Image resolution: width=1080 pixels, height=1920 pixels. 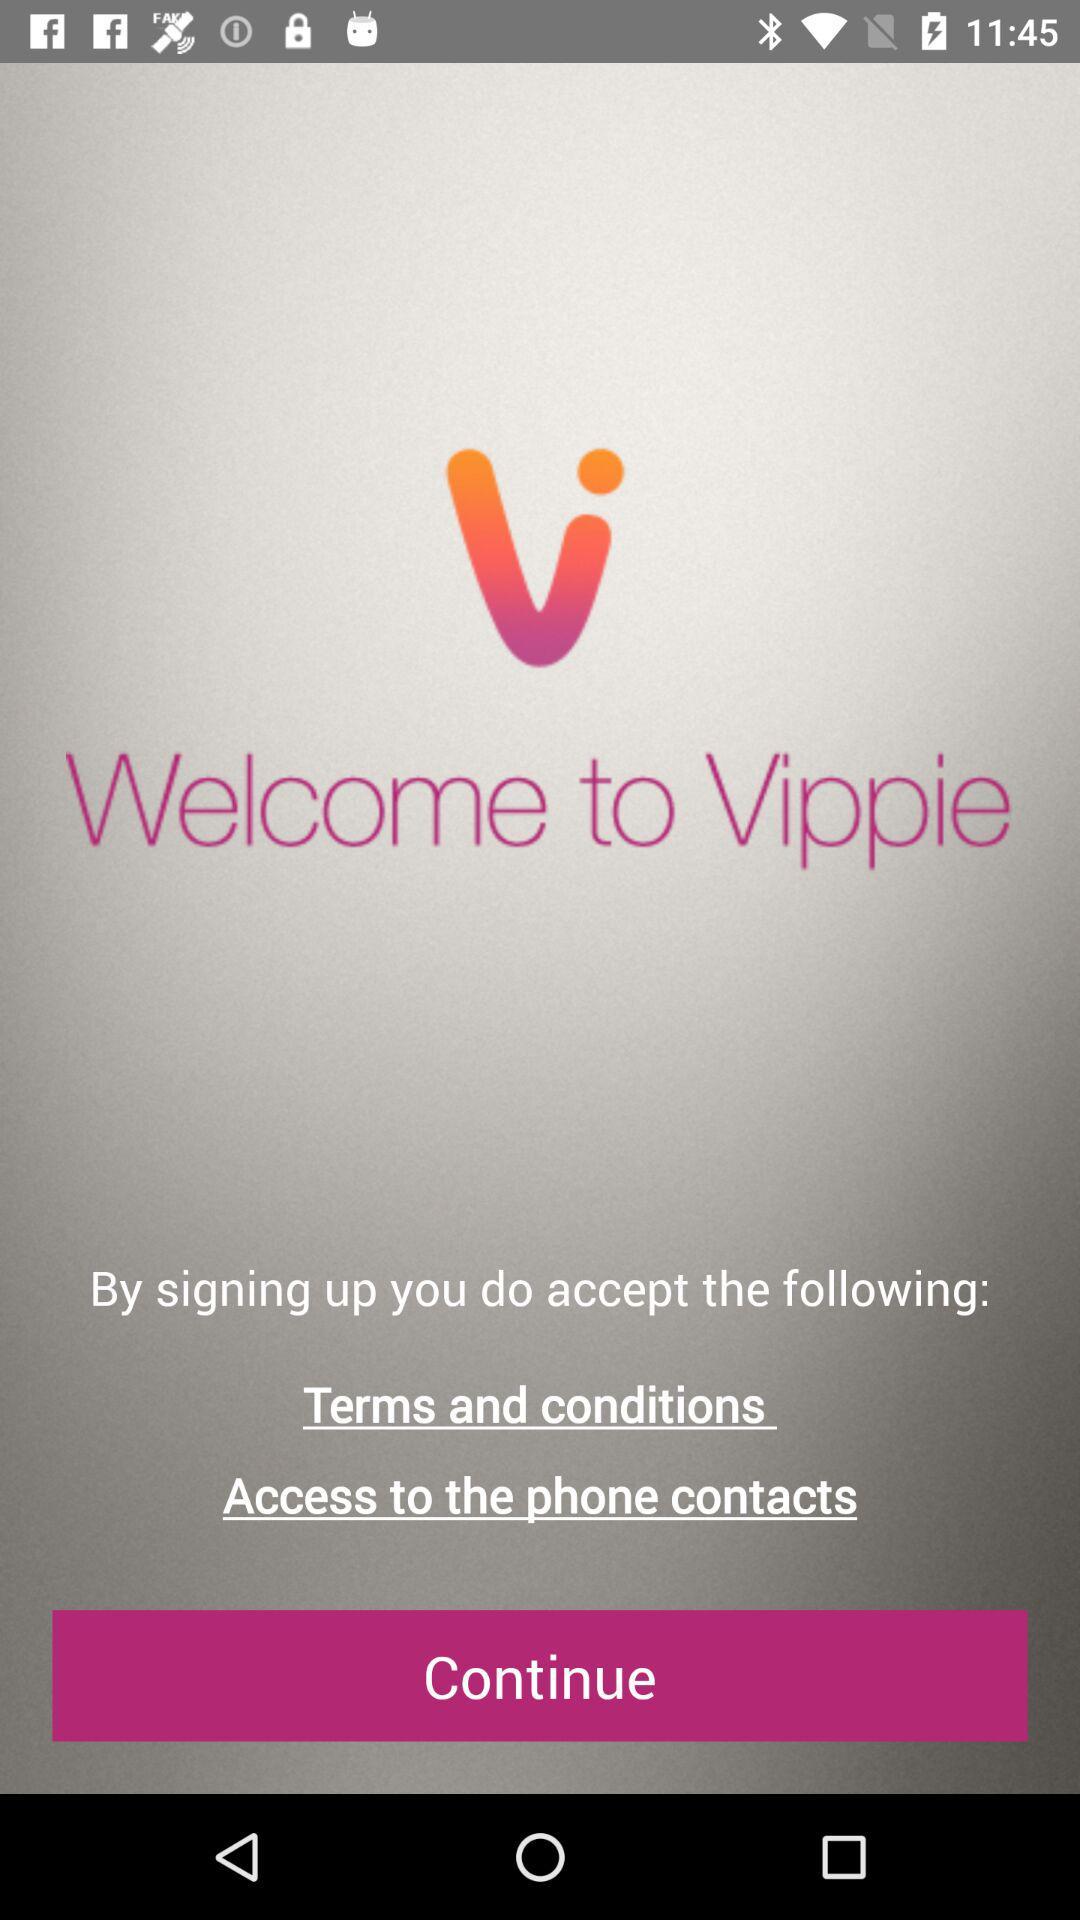 What do you see at coordinates (540, 1403) in the screenshot?
I see `item below by signing up icon` at bounding box center [540, 1403].